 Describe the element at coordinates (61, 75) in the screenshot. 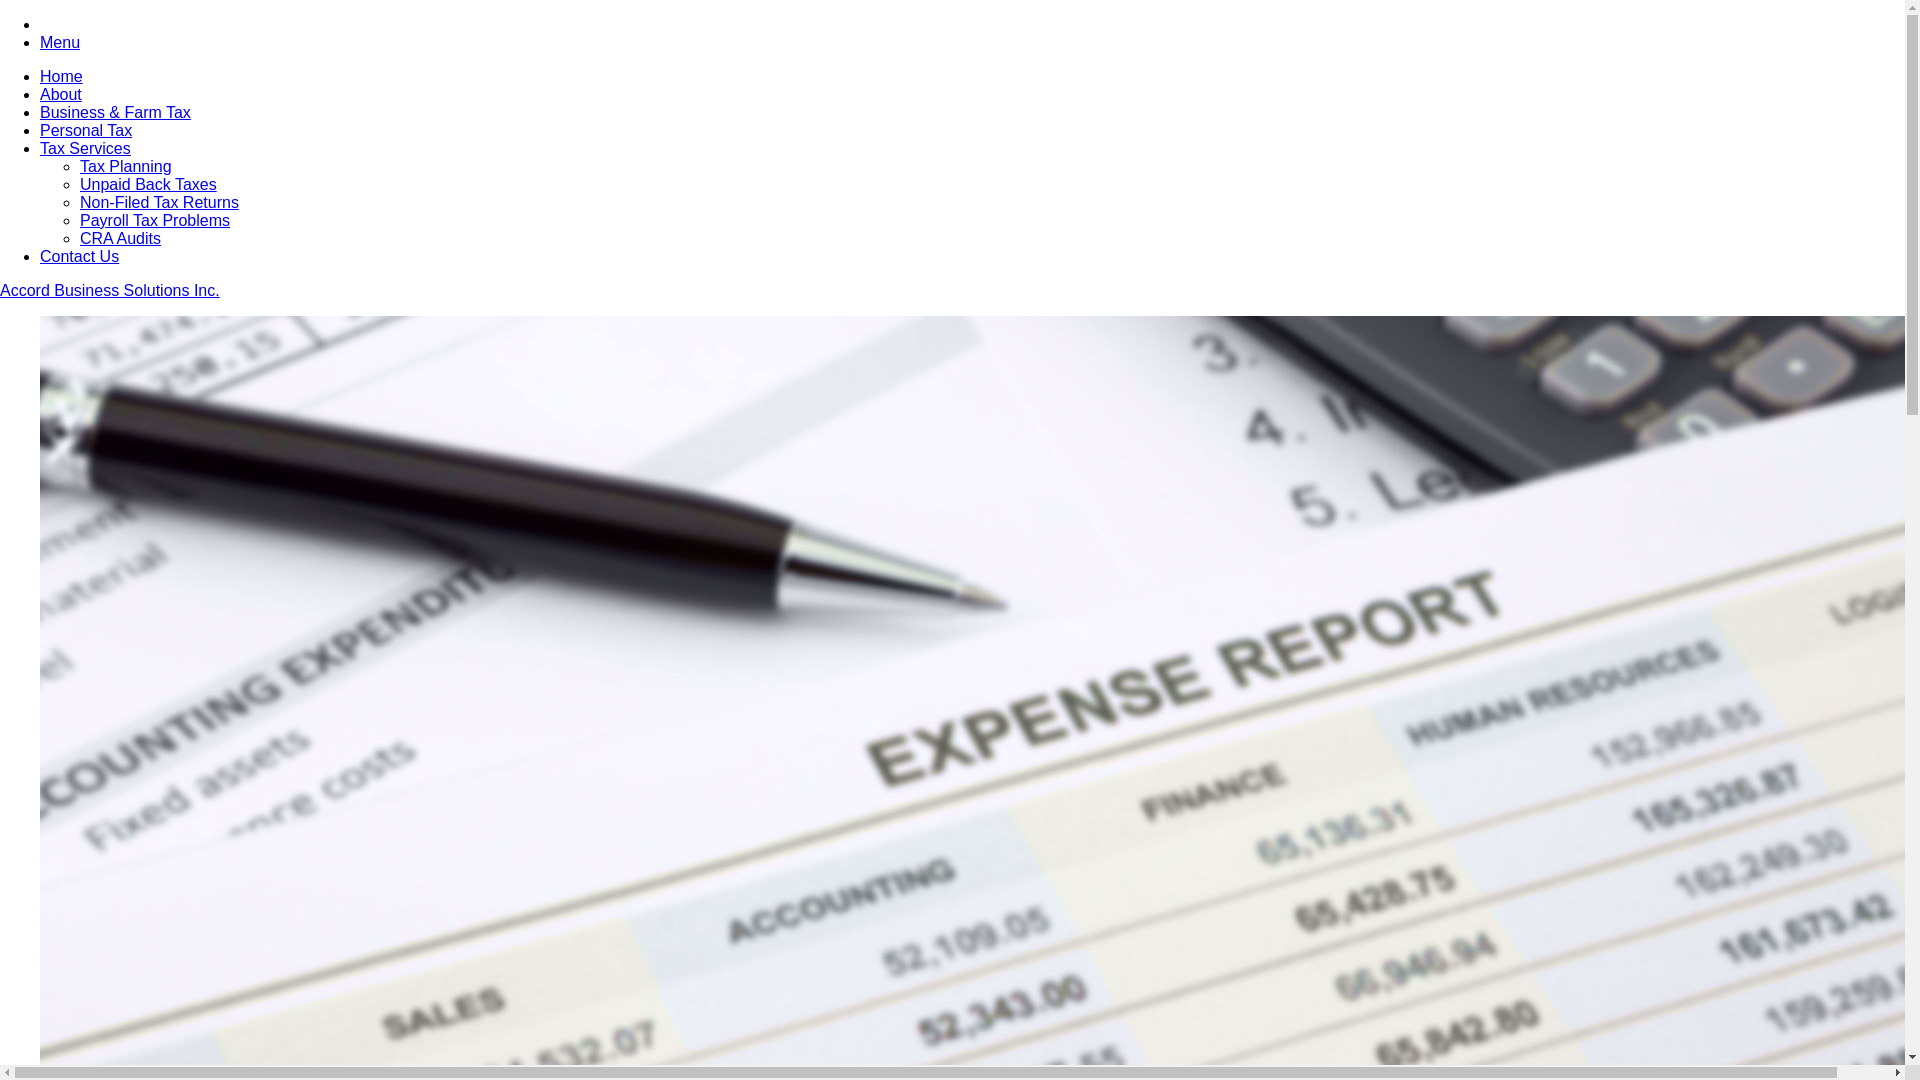

I see `'Home'` at that location.